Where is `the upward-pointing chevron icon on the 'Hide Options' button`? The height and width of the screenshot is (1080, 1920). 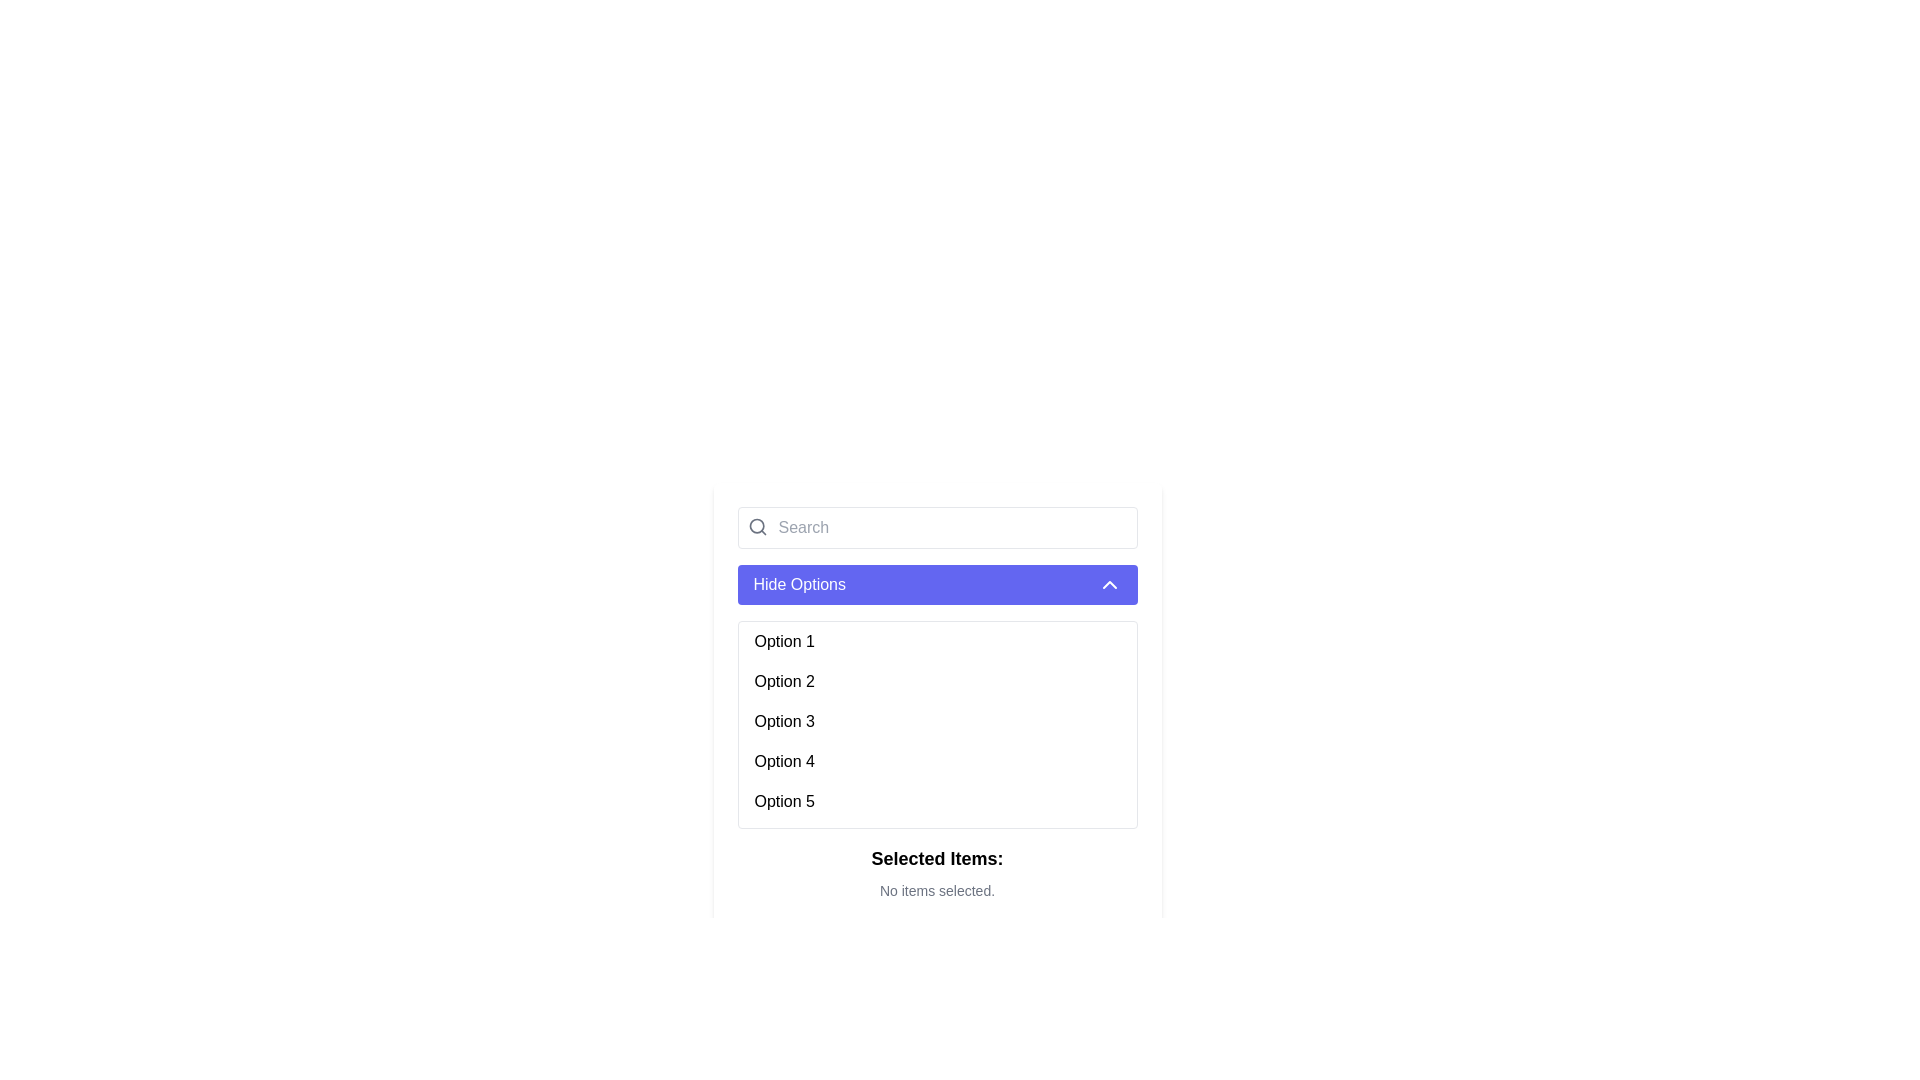 the upward-pointing chevron icon on the 'Hide Options' button is located at coordinates (1108, 585).